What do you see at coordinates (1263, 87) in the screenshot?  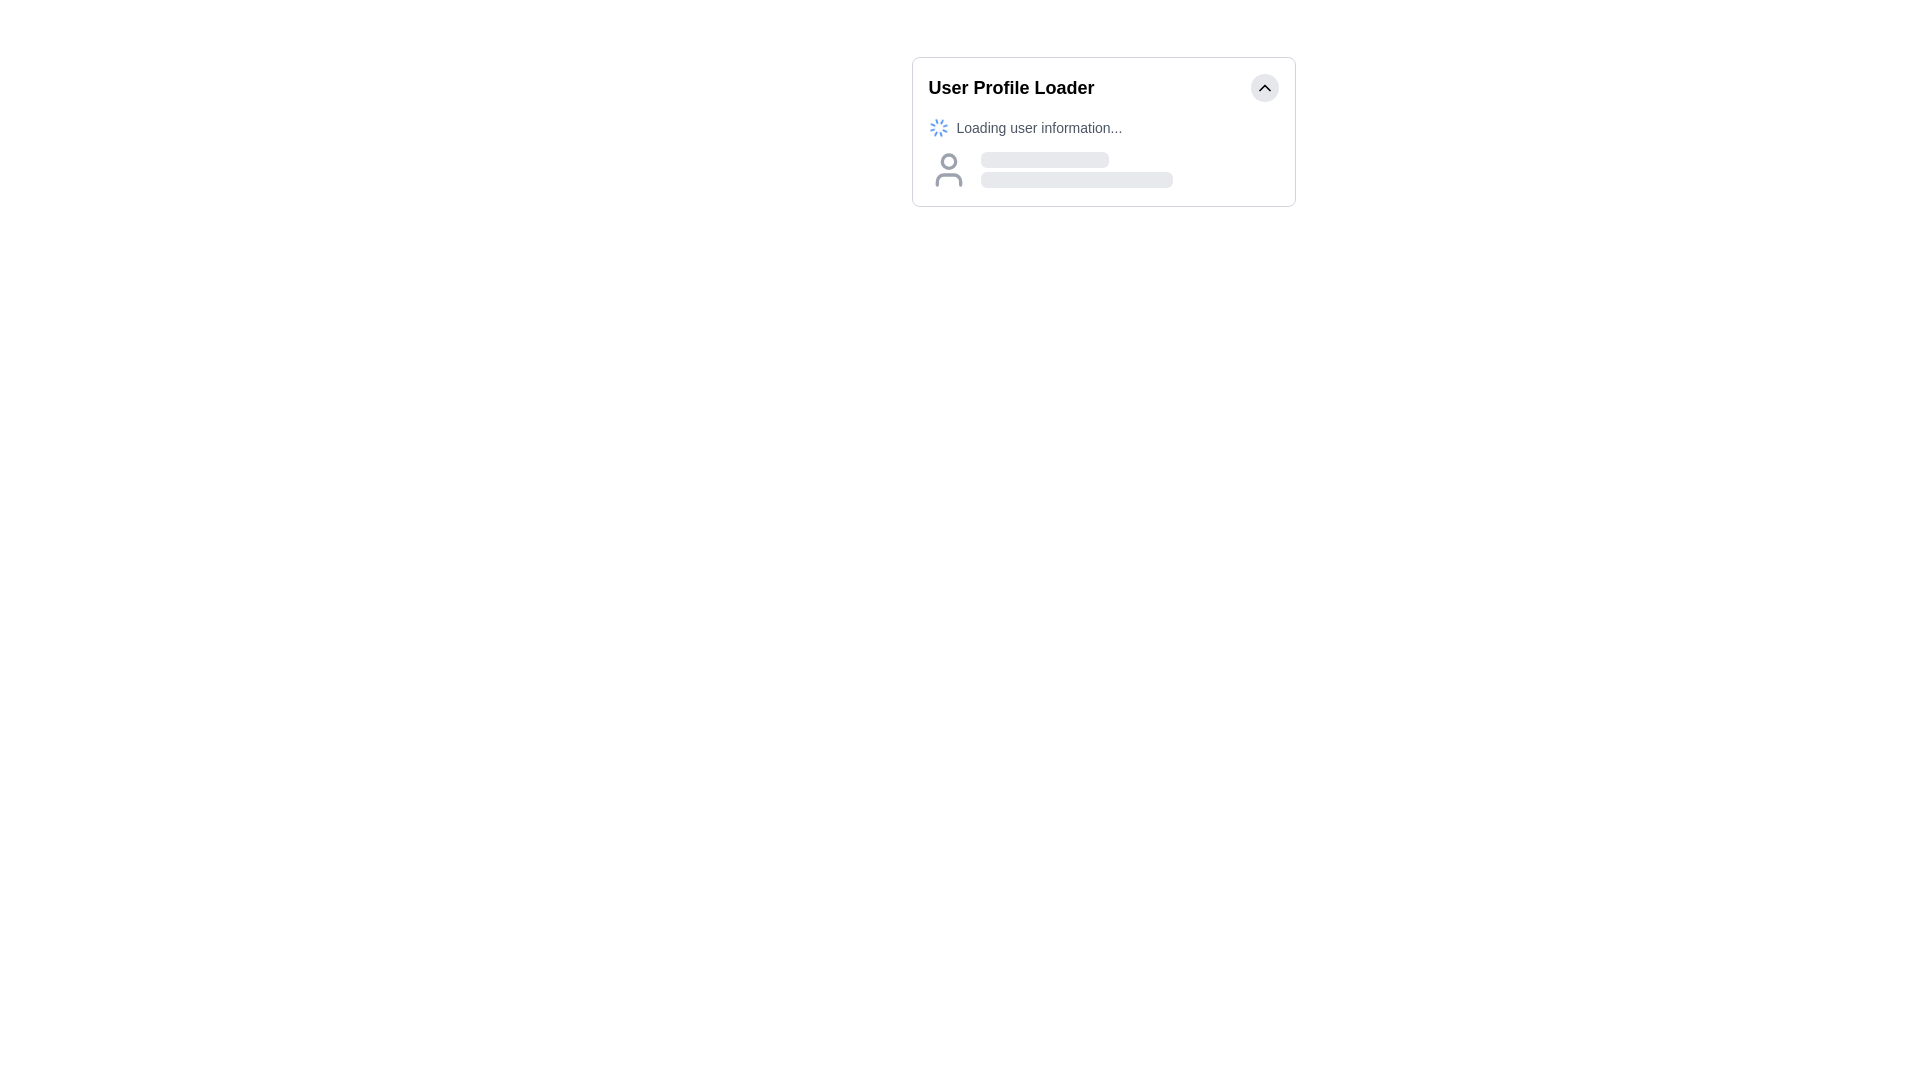 I see `the circular button containing the upwards-pointing chevron icon located at the top-right corner of the 'User Profile Loader' card` at bounding box center [1263, 87].